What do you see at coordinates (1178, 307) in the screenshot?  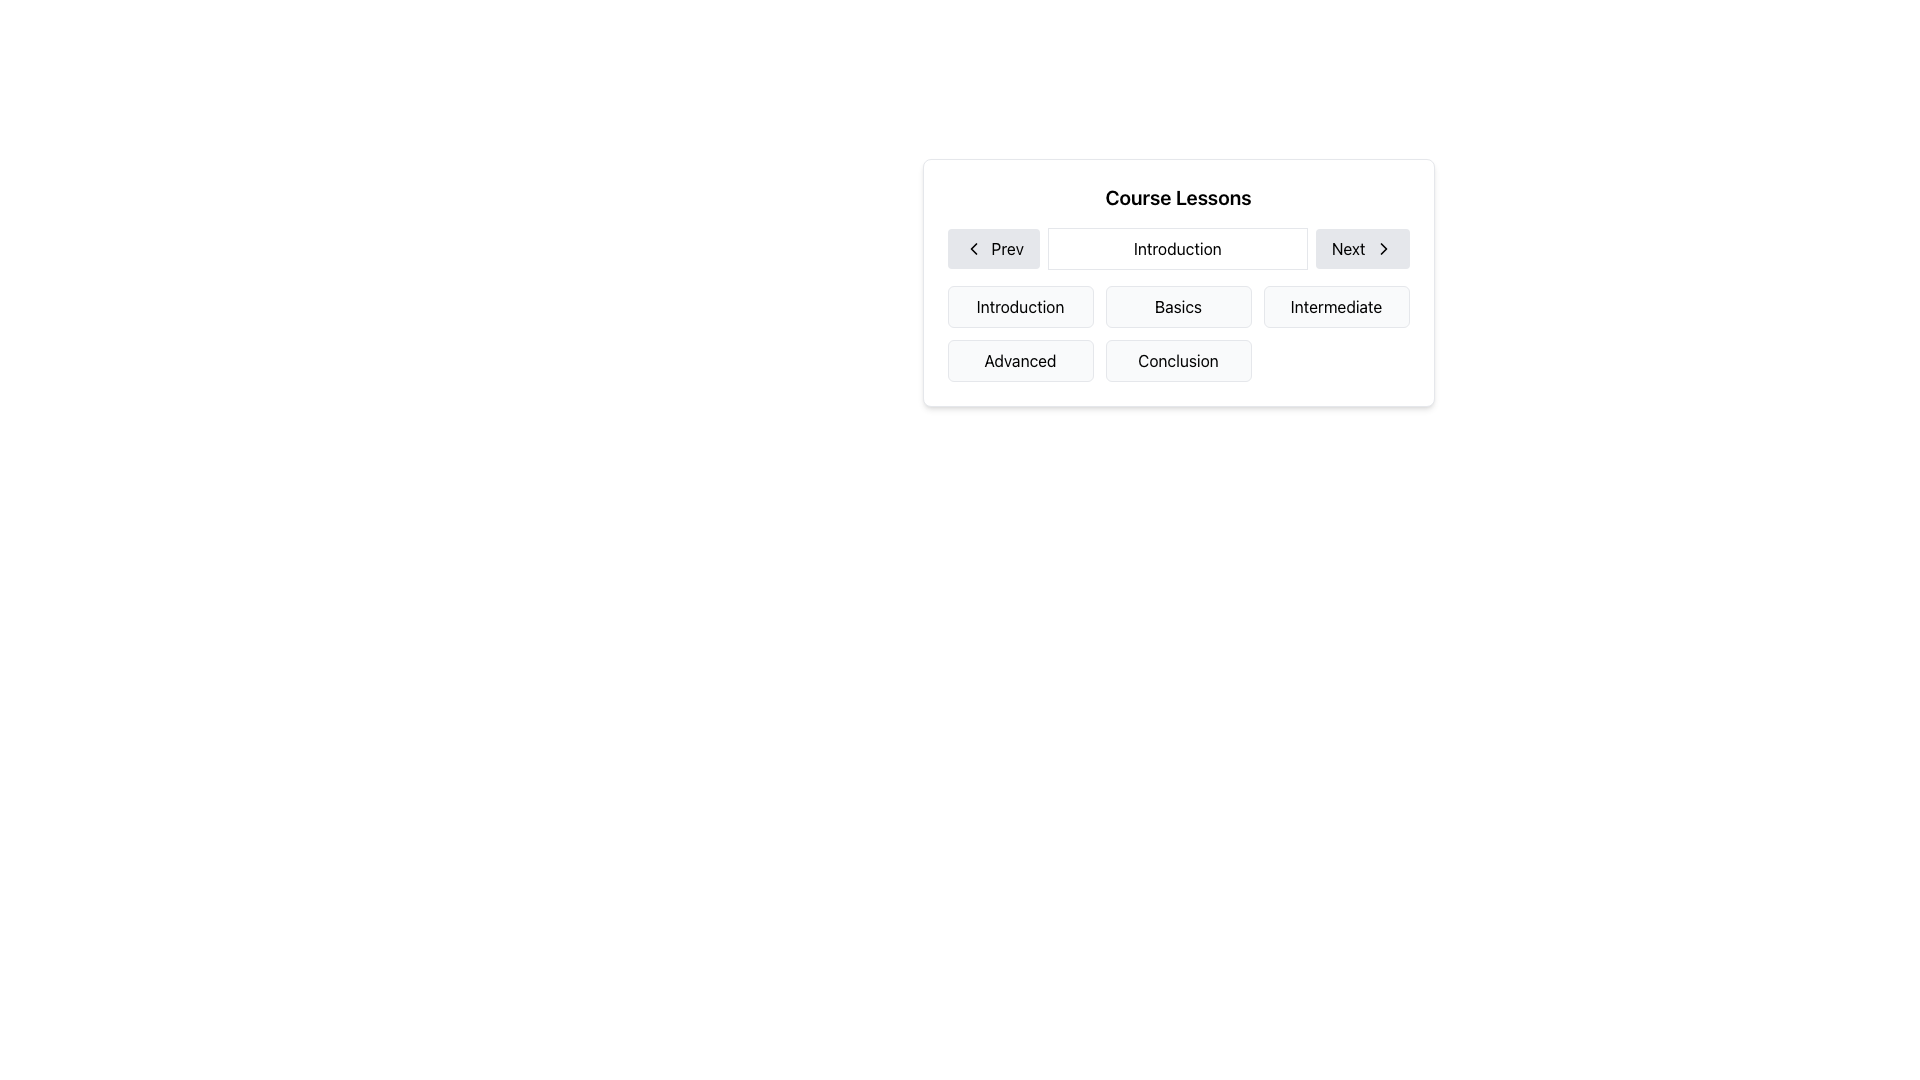 I see `the 'Basics' button located in the top row of the grid layout under 'Course Lessons'` at bounding box center [1178, 307].